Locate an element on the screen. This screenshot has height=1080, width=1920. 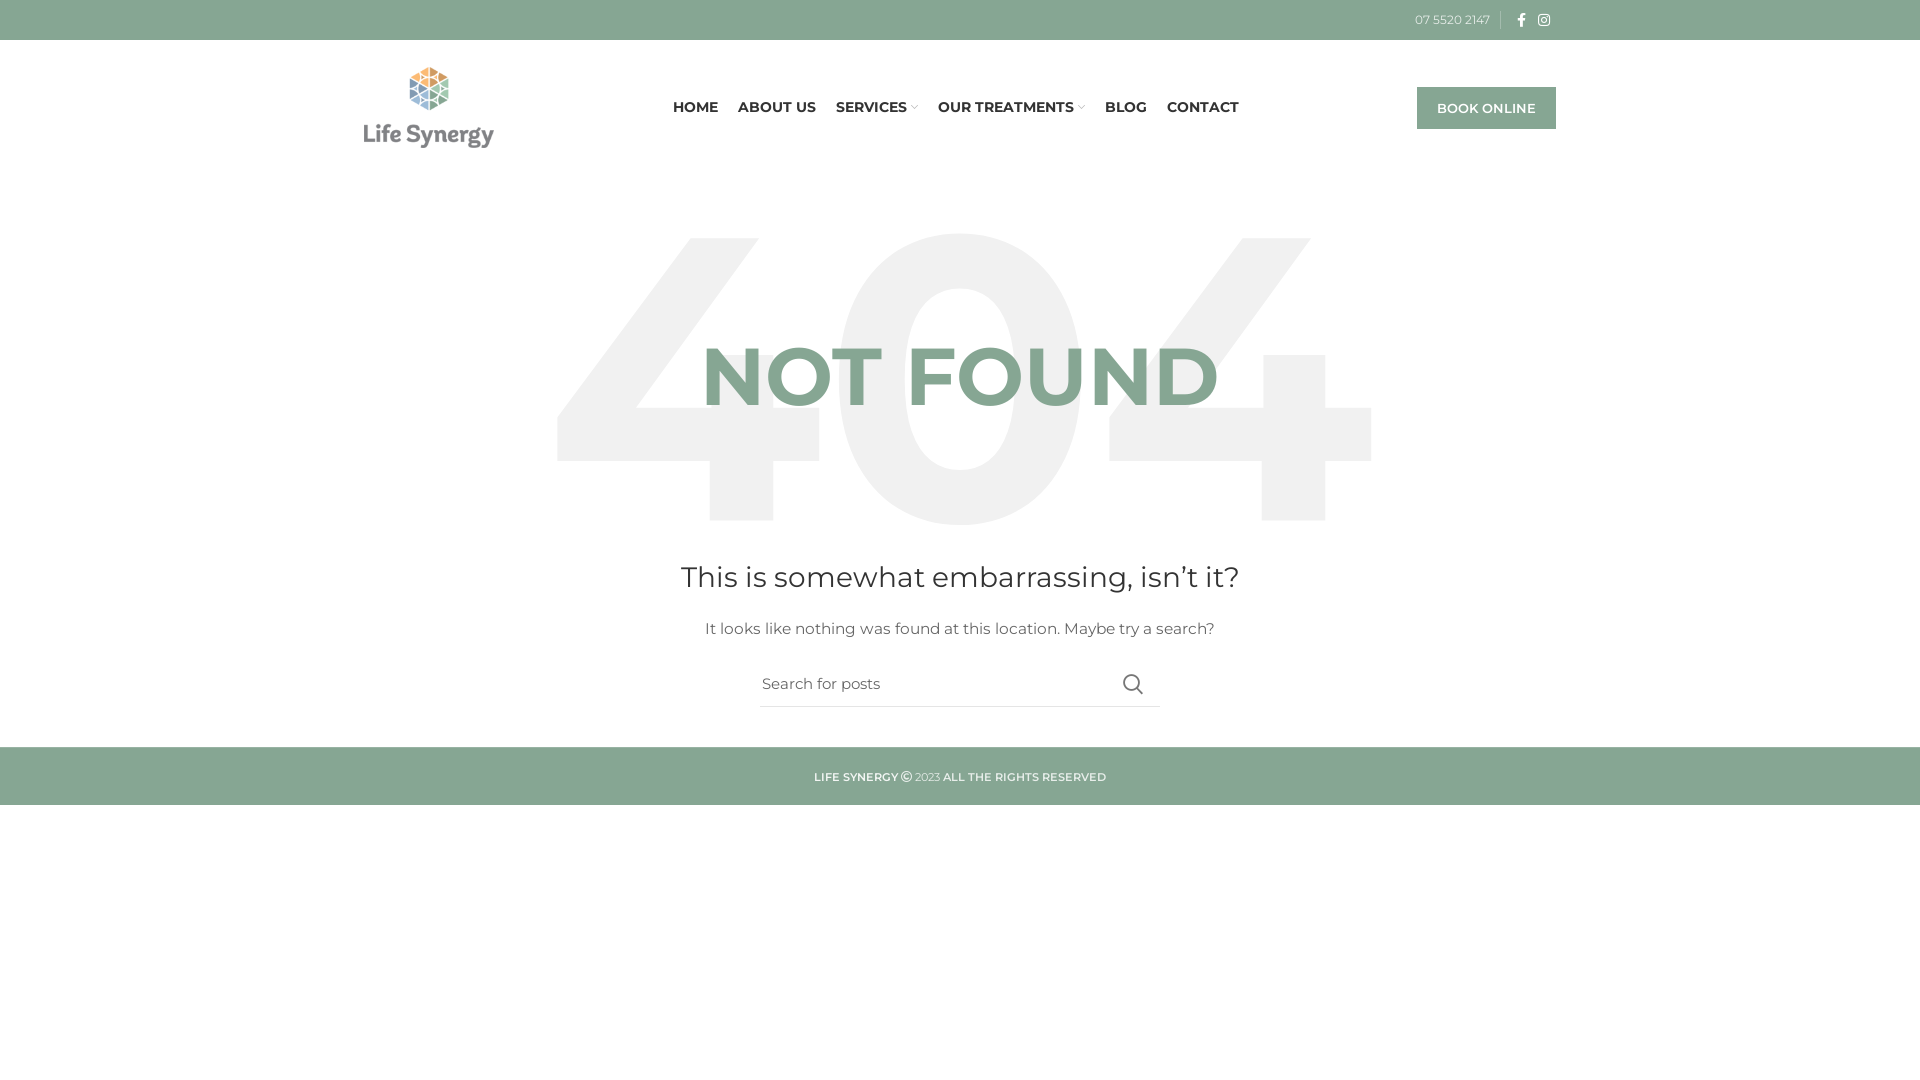
'HOME' is located at coordinates (694, 108).